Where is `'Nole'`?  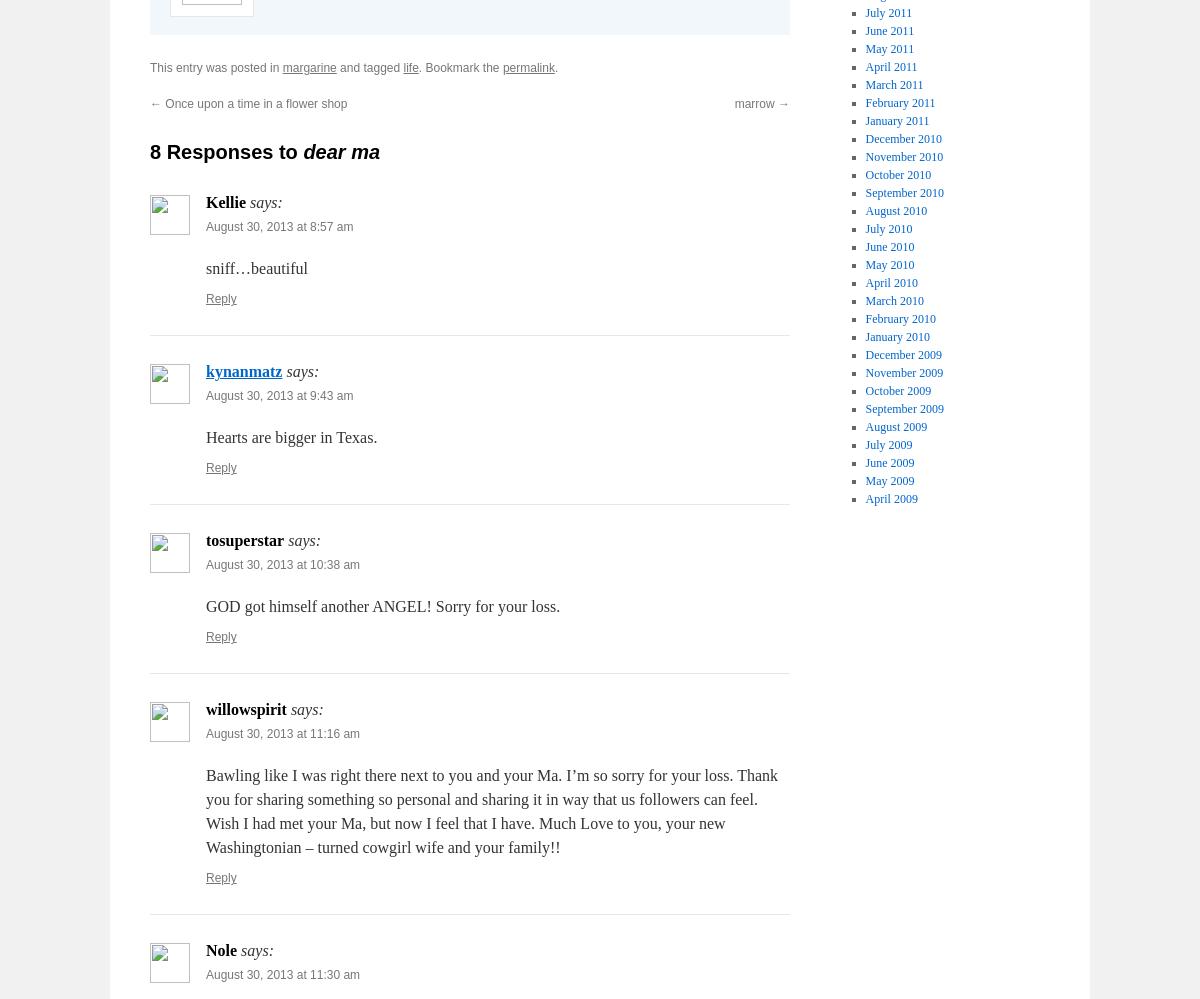
'Nole' is located at coordinates (205, 949).